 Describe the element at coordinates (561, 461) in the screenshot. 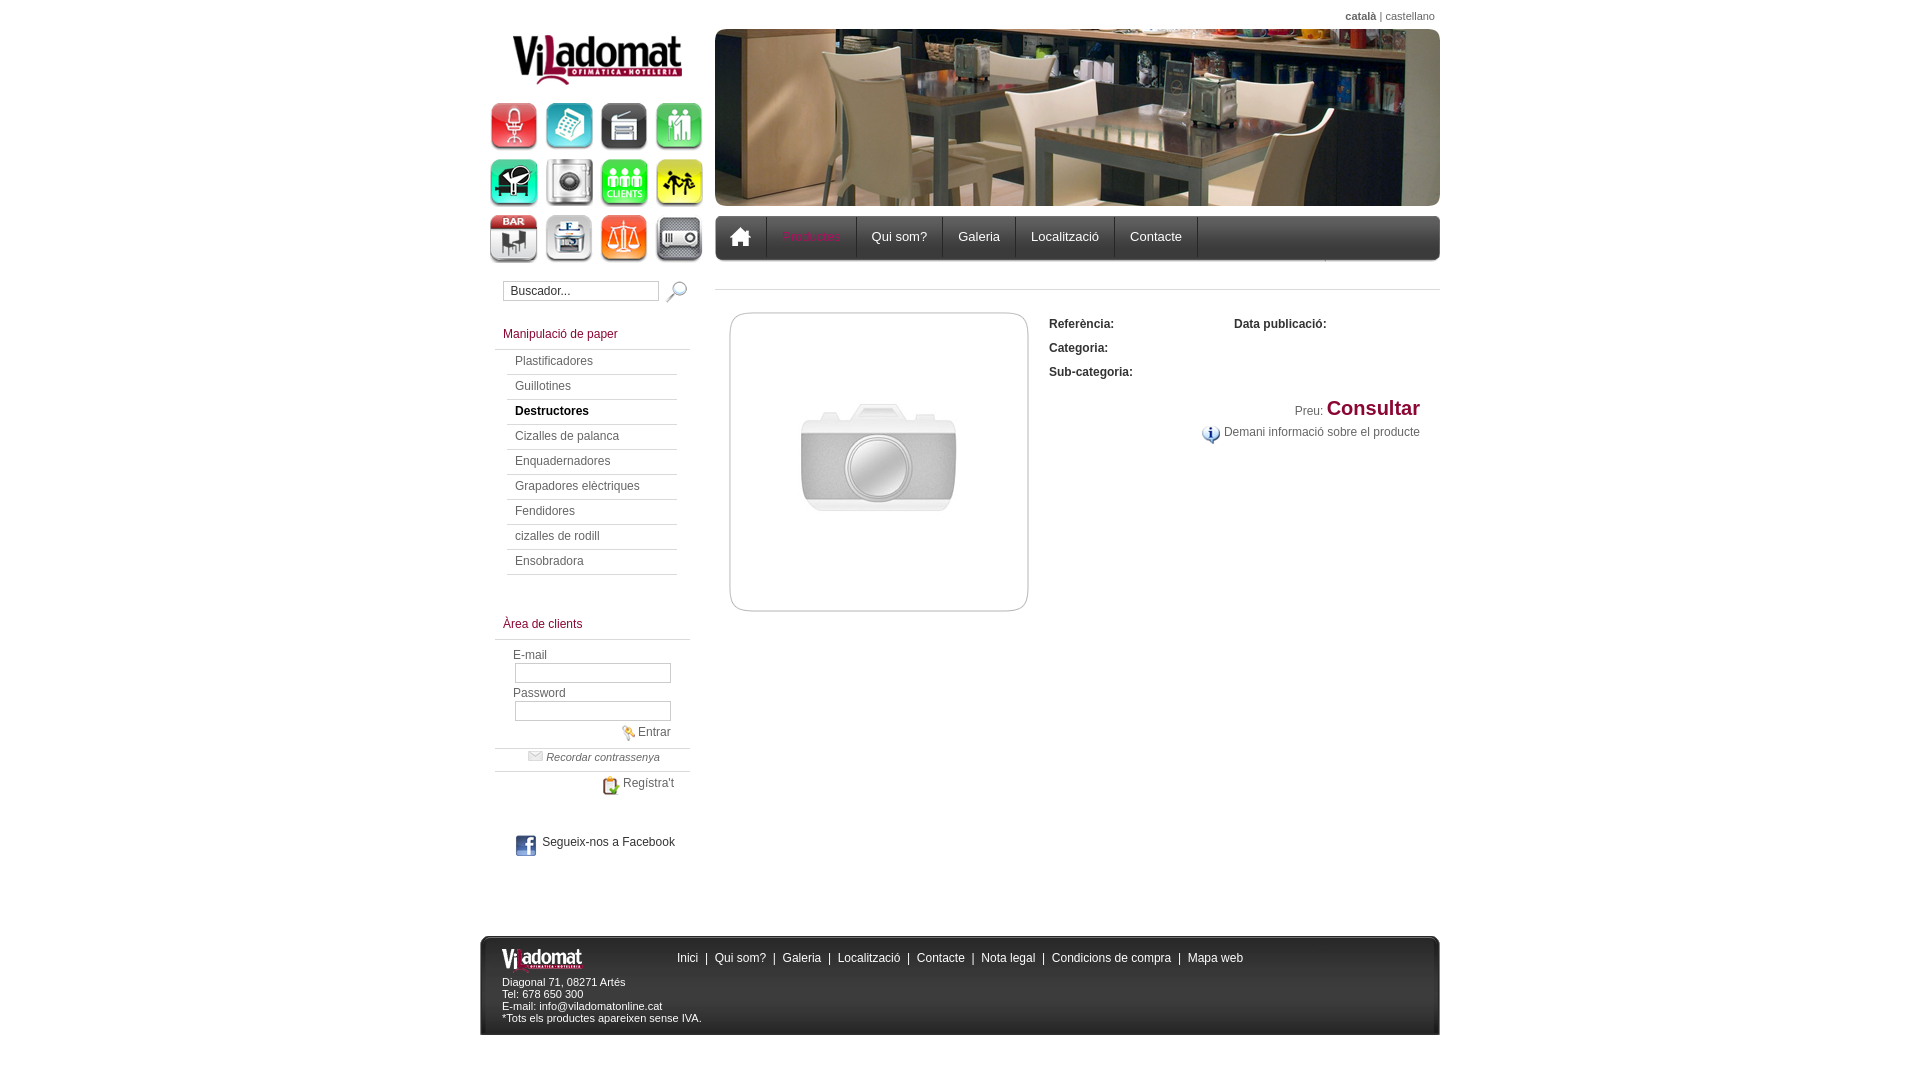

I see `'Enquadernadores'` at that location.